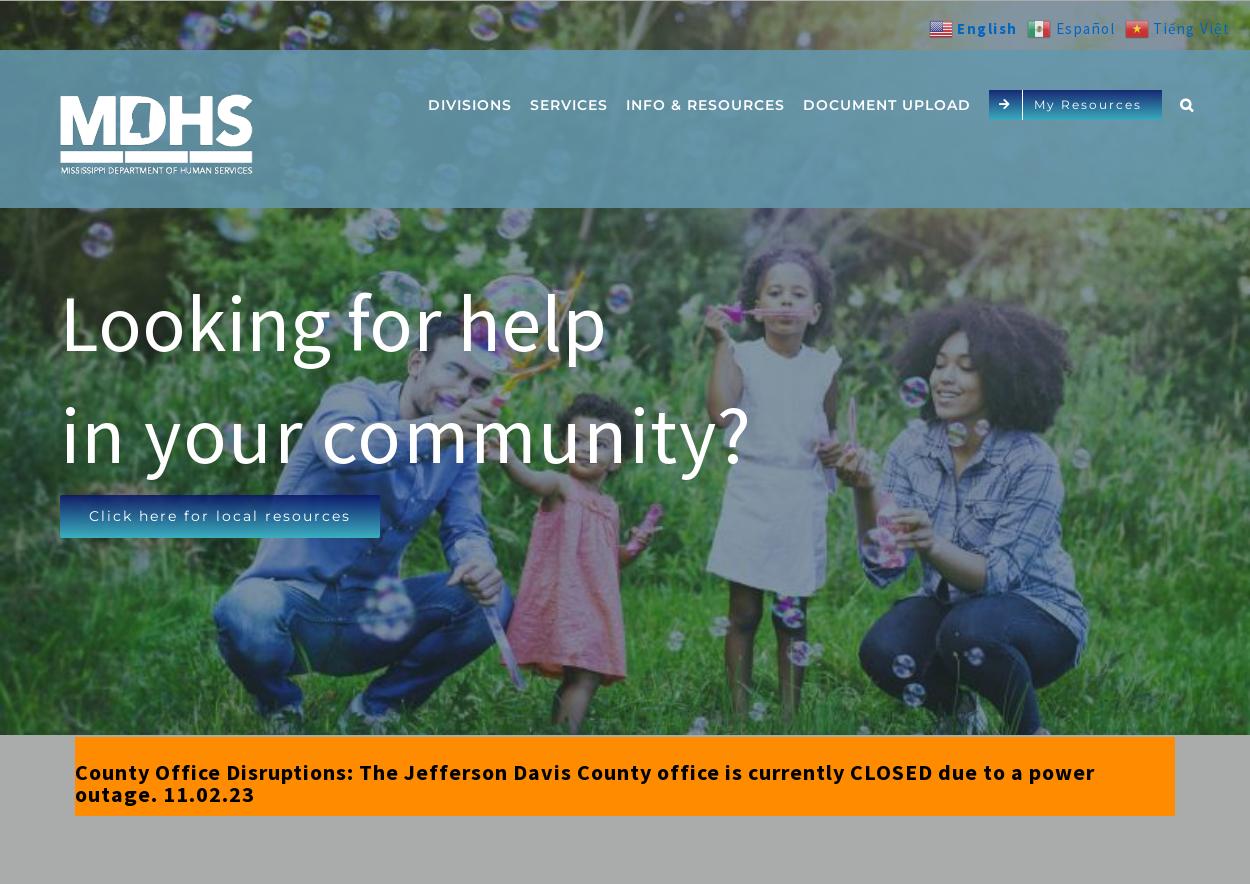 The height and width of the screenshot is (884, 1250). What do you see at coordinates (724, 445) in the screenshot?
I see `'Mississippi Access to Maternal Assistance'` at bounding box center [724, 445].